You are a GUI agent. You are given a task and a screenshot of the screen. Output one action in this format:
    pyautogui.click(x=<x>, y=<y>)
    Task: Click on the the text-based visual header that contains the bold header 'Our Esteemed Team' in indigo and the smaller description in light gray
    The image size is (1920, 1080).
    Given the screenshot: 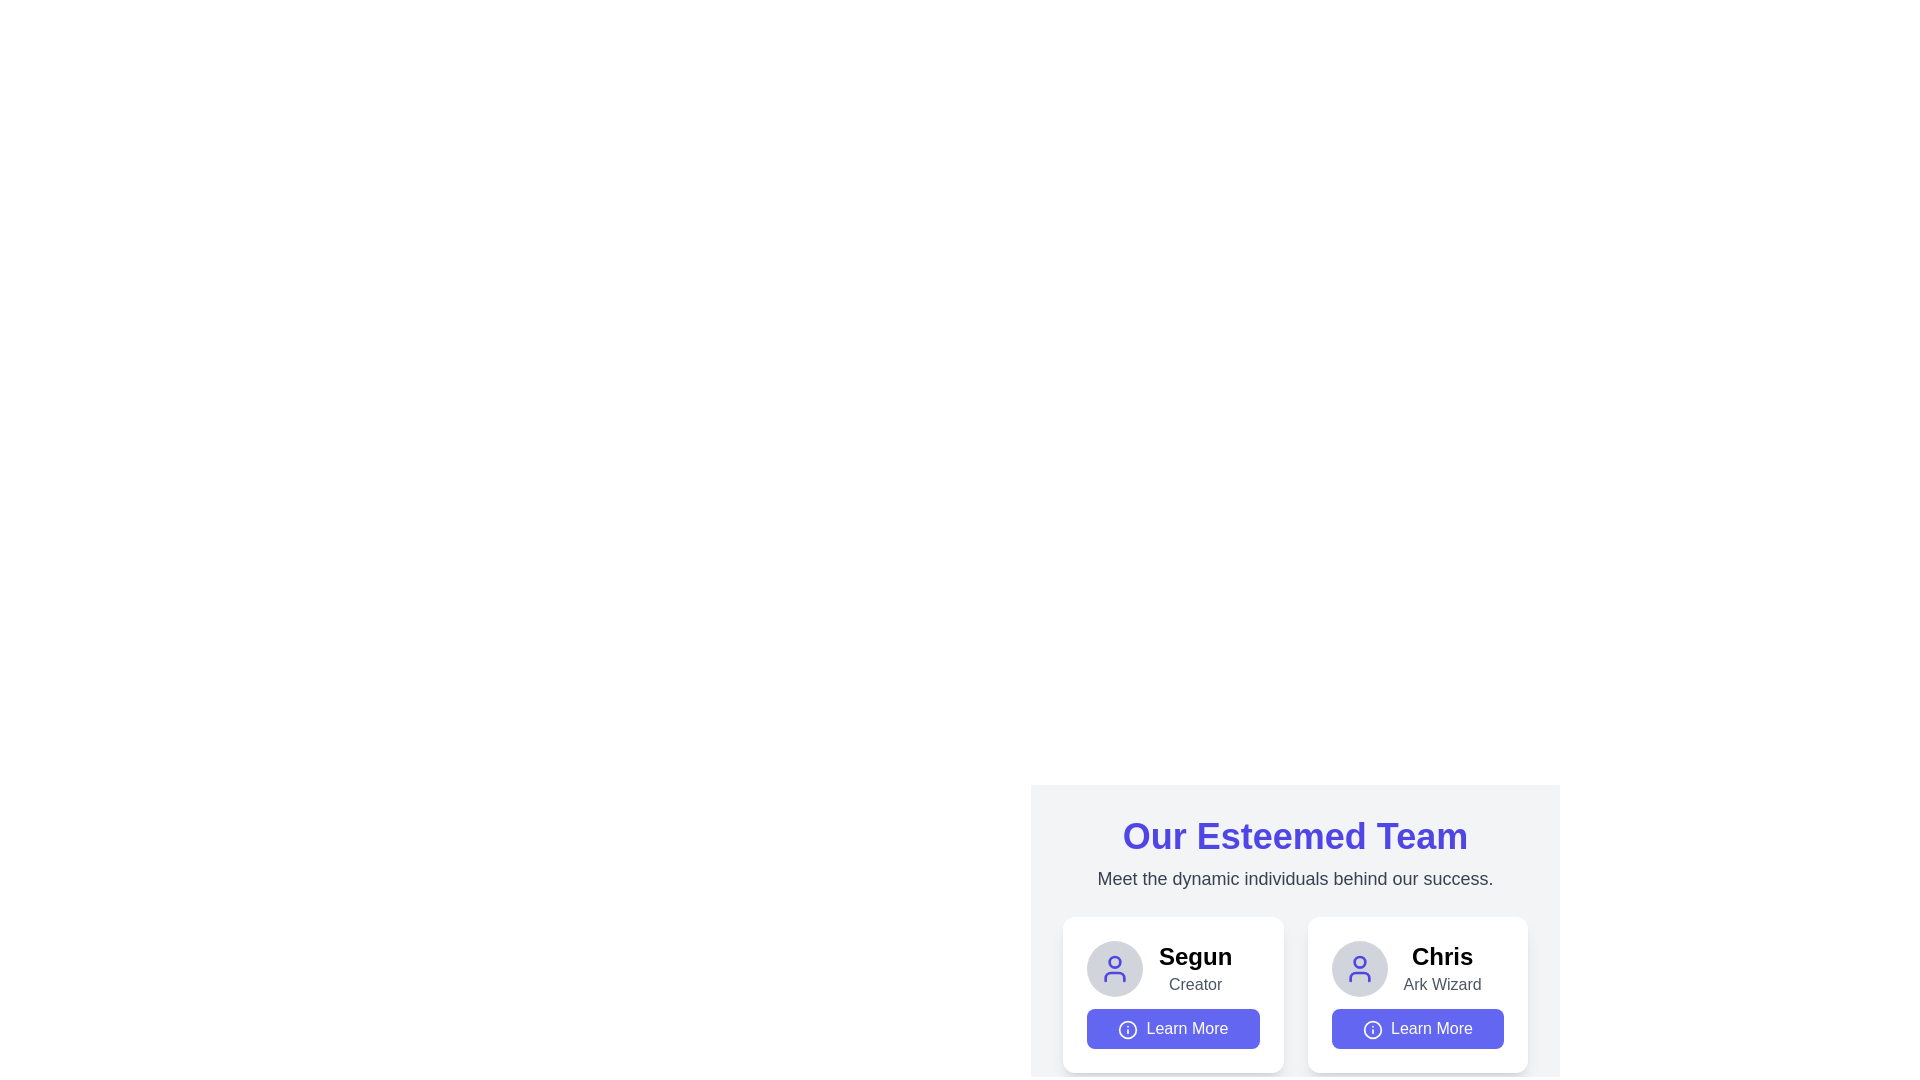 What is the action you would take?
    pyautogui.click(x=1295, y=855)
    